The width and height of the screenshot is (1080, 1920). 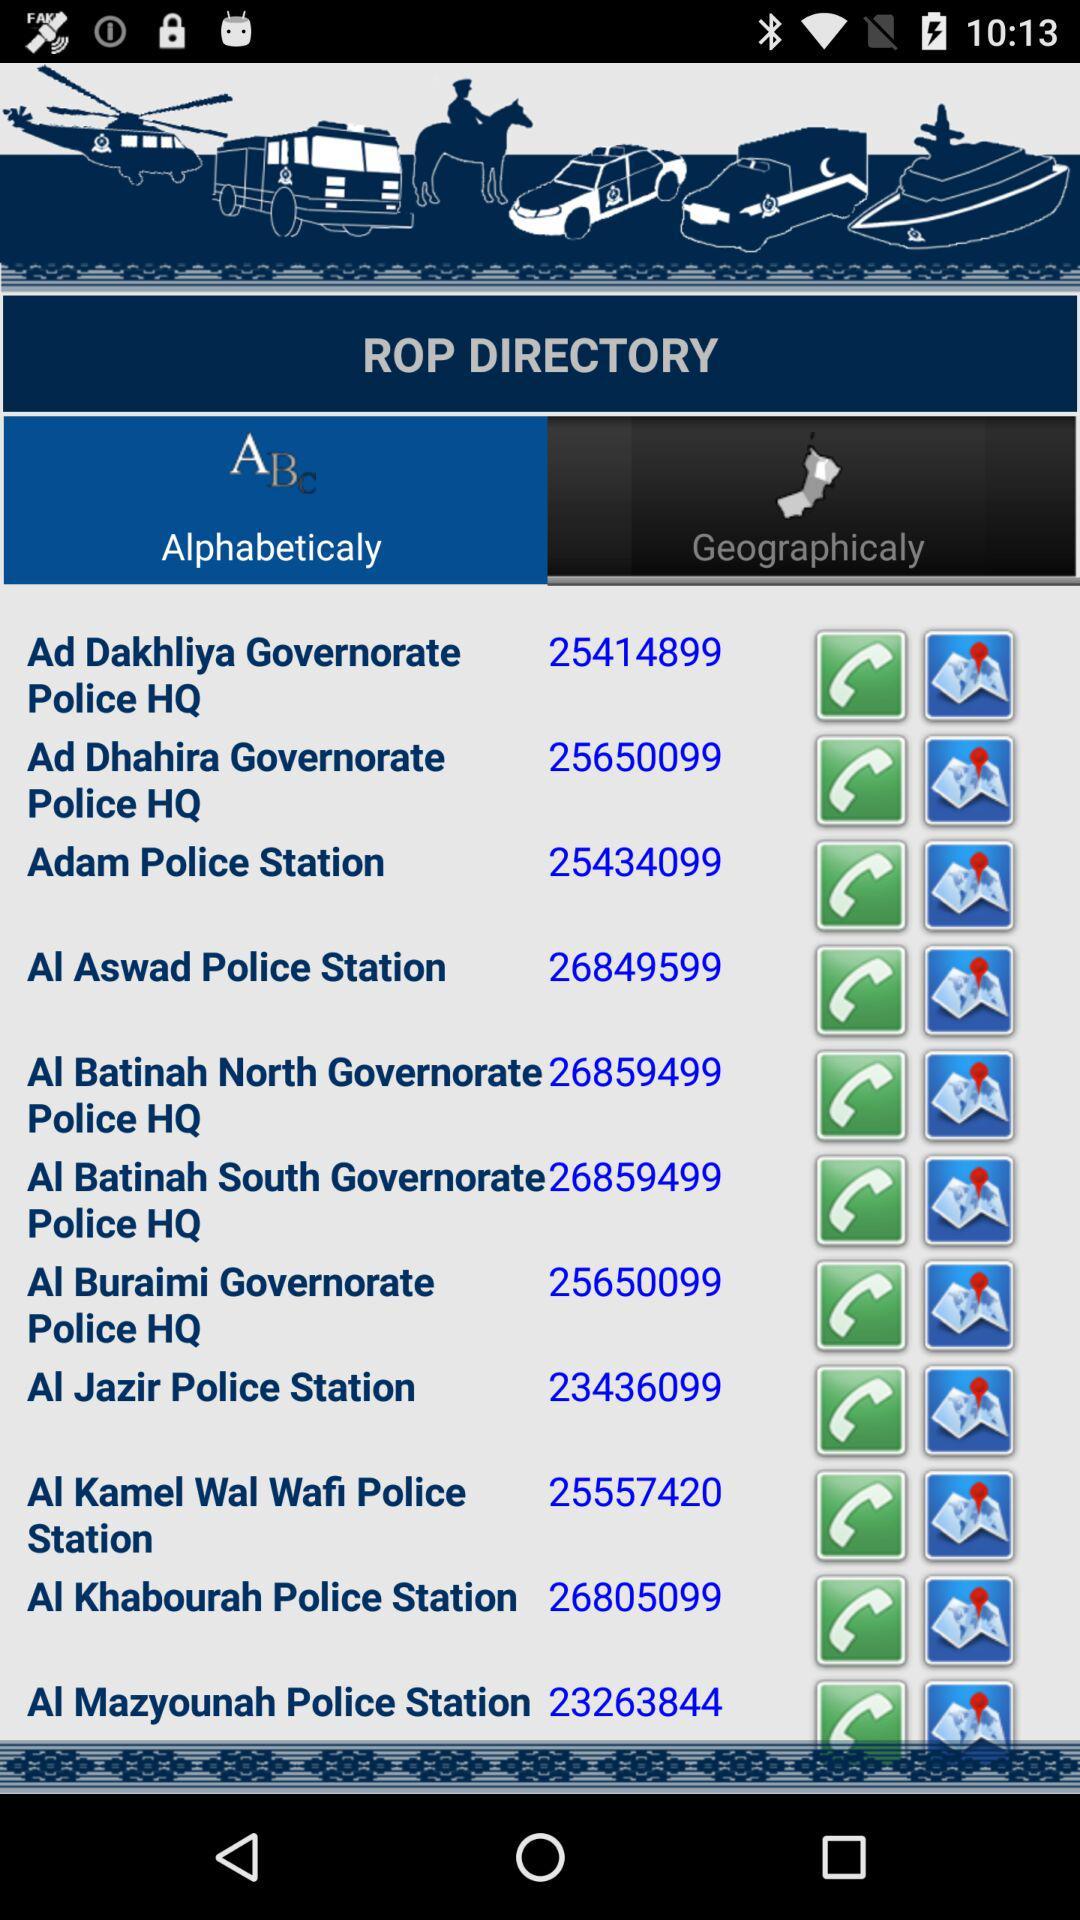 What do you see at coordinates (859, 836) in the screenshot?
I see `the call icon` at bounding box center [859, 836].